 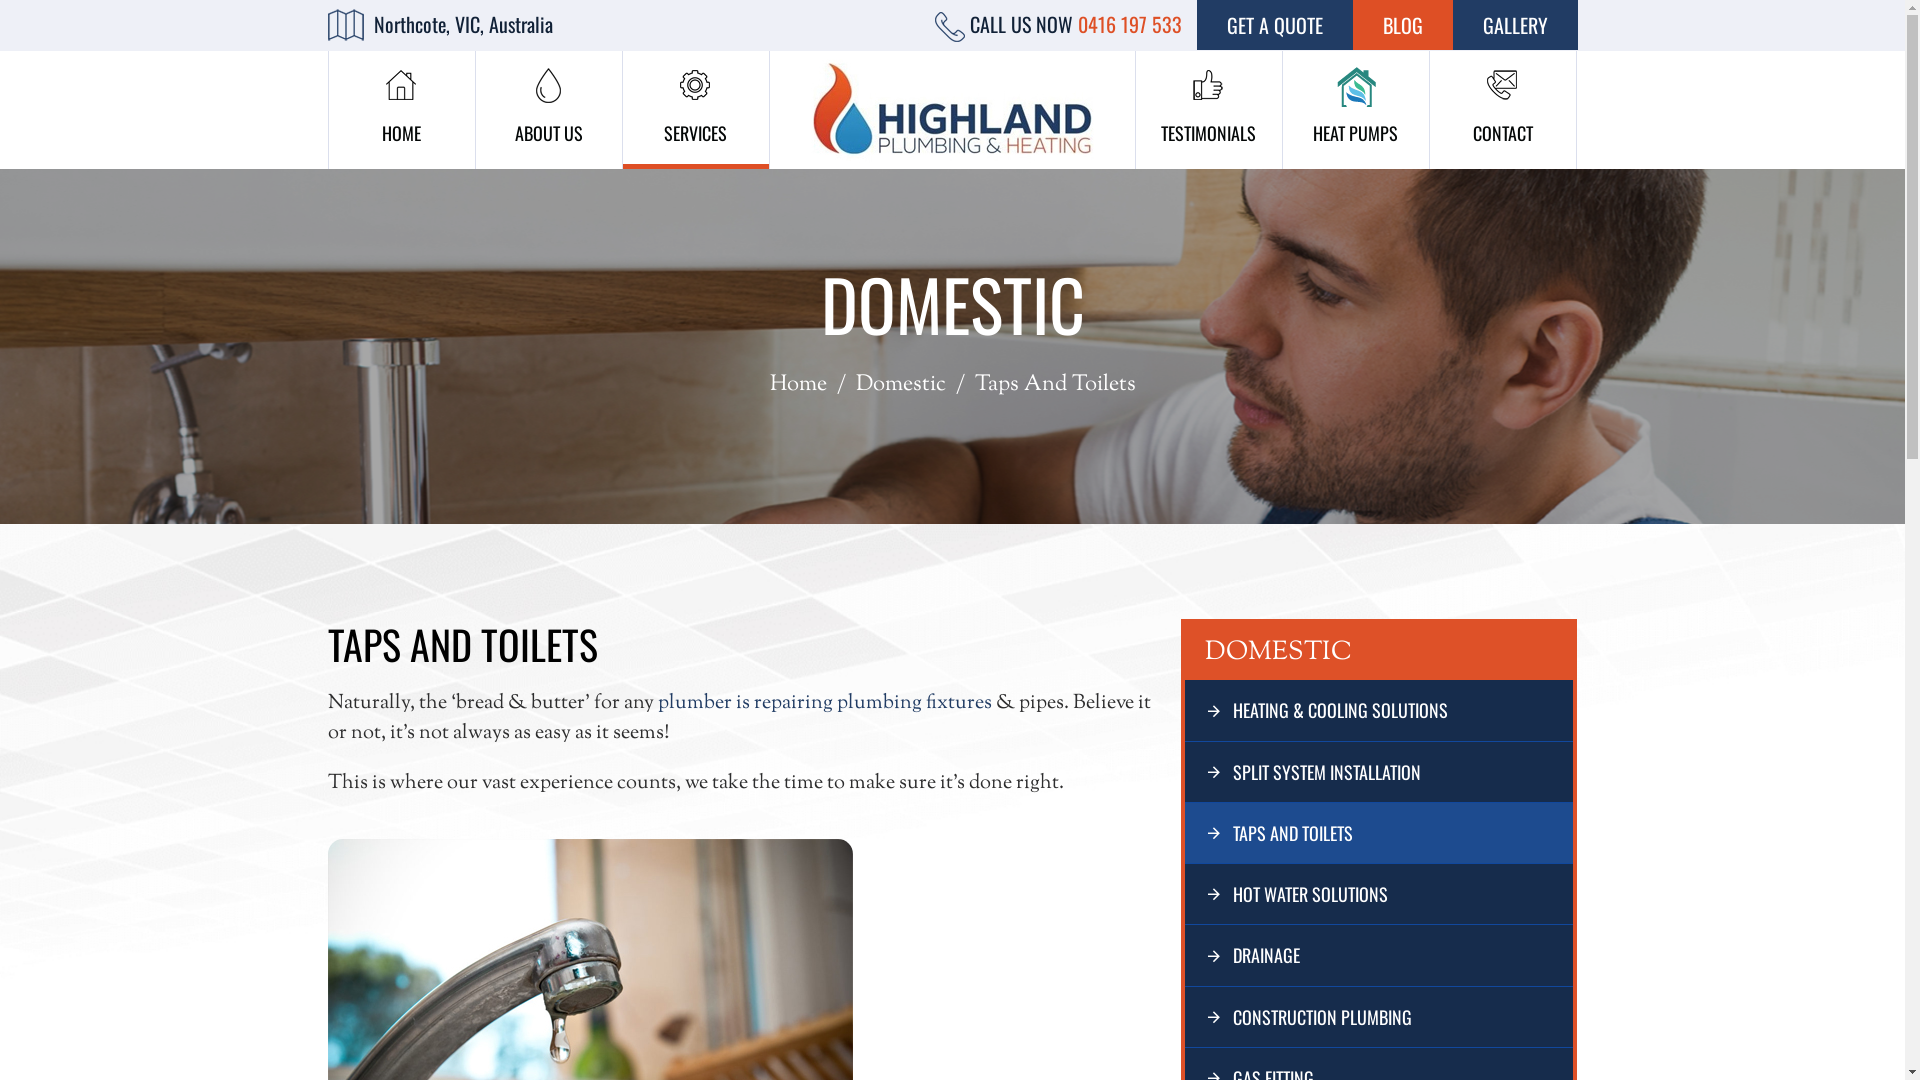 What do you see at coordinates (1378, 833) in the screenshot?
I see `'TAPS AND TOILETS'` at bounding box center [1378, 833].